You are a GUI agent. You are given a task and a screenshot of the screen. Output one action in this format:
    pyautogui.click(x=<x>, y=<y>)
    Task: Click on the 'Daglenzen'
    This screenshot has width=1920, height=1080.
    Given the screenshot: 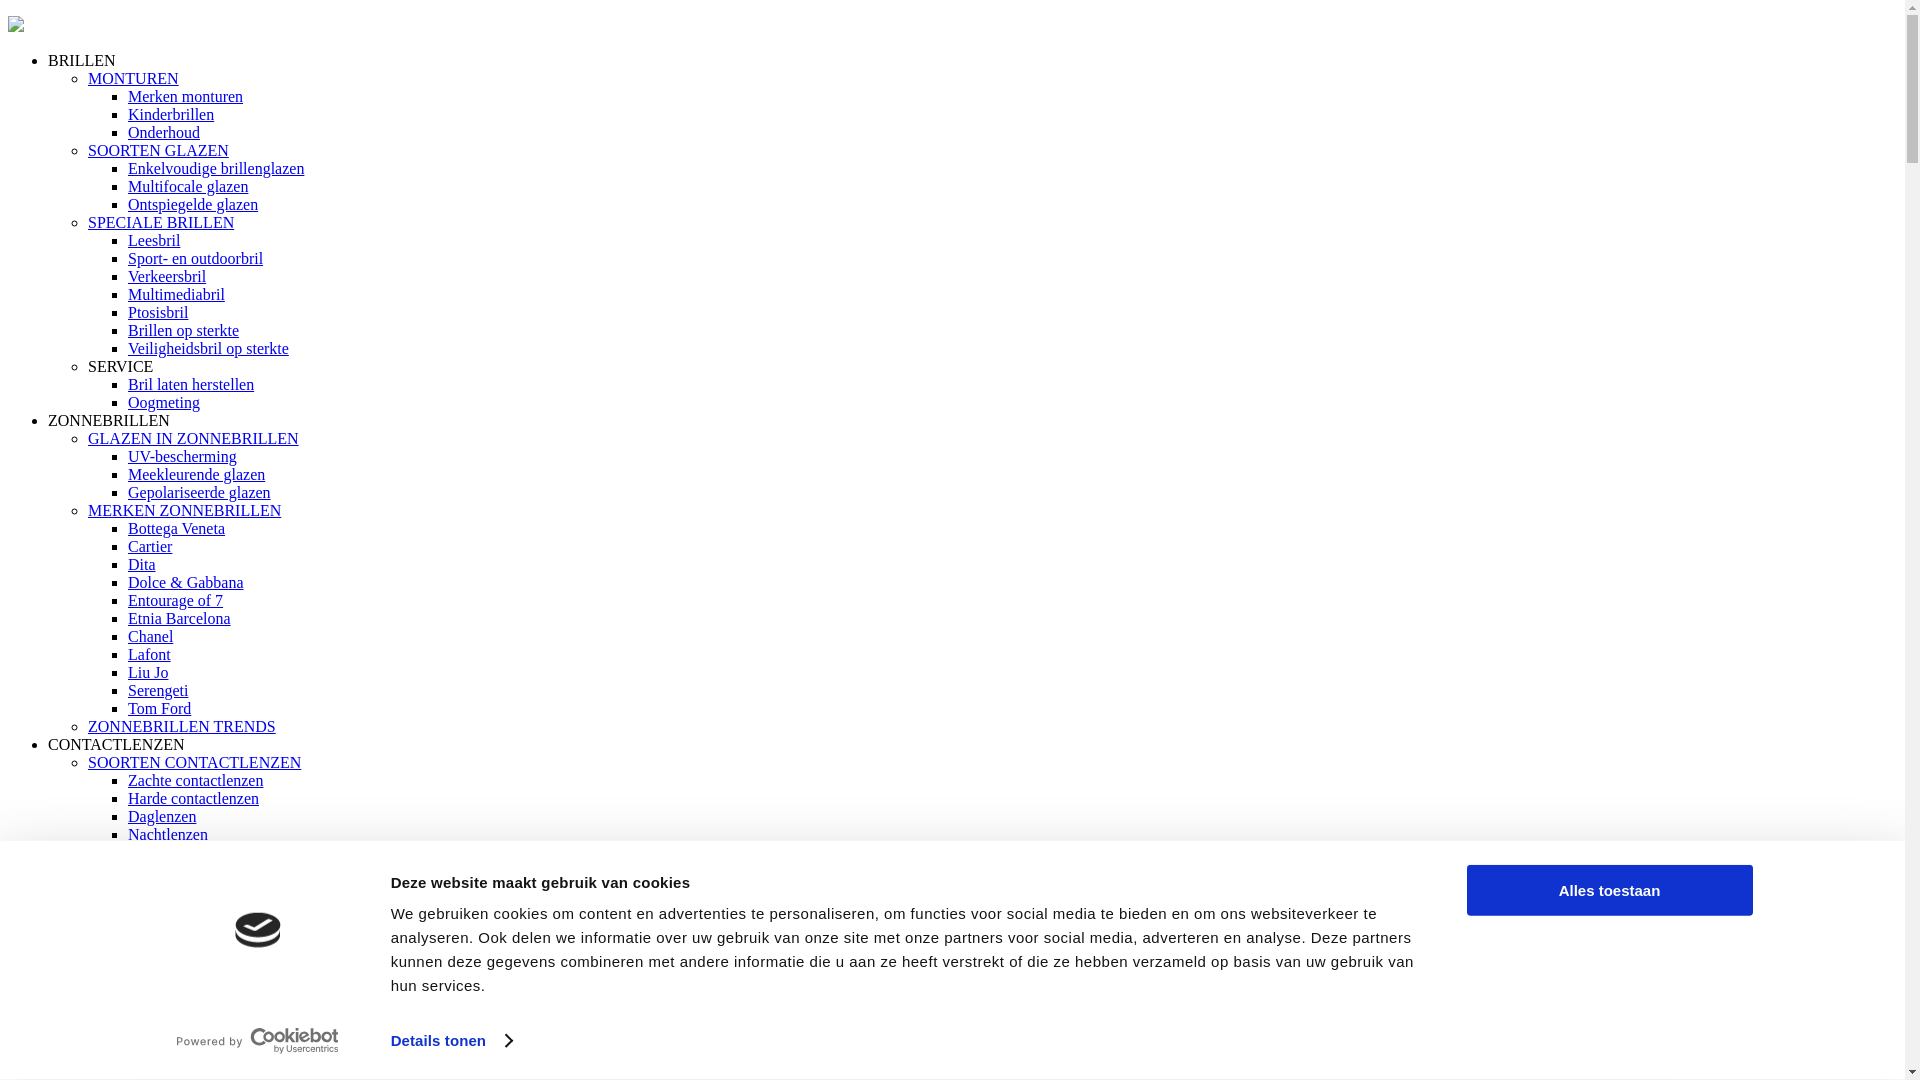 What is the action you would take?
    pyautogui.click(x=127, y=816)
    